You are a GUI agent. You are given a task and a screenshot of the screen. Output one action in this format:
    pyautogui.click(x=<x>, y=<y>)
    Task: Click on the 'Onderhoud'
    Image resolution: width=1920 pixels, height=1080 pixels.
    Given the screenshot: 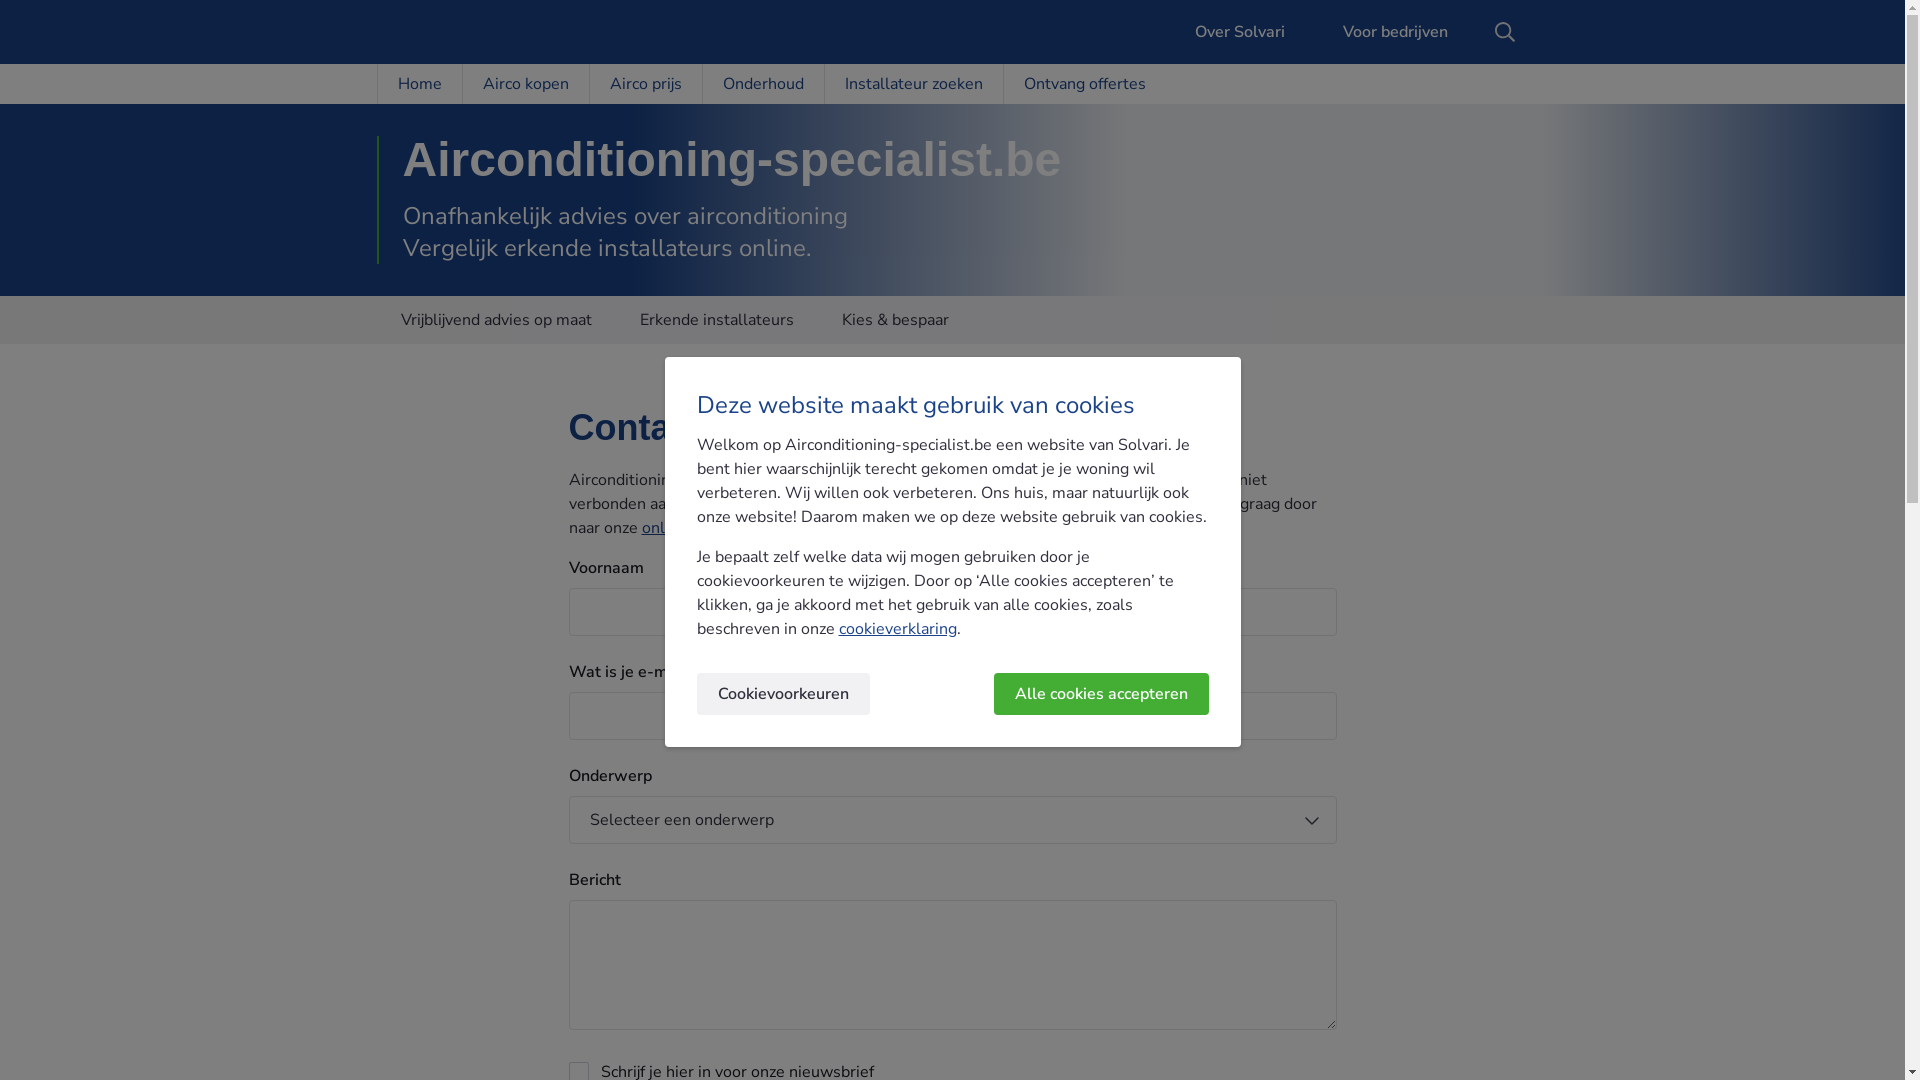 What is the action you would take?
    pyautogui.click(x=762, y=83)
    